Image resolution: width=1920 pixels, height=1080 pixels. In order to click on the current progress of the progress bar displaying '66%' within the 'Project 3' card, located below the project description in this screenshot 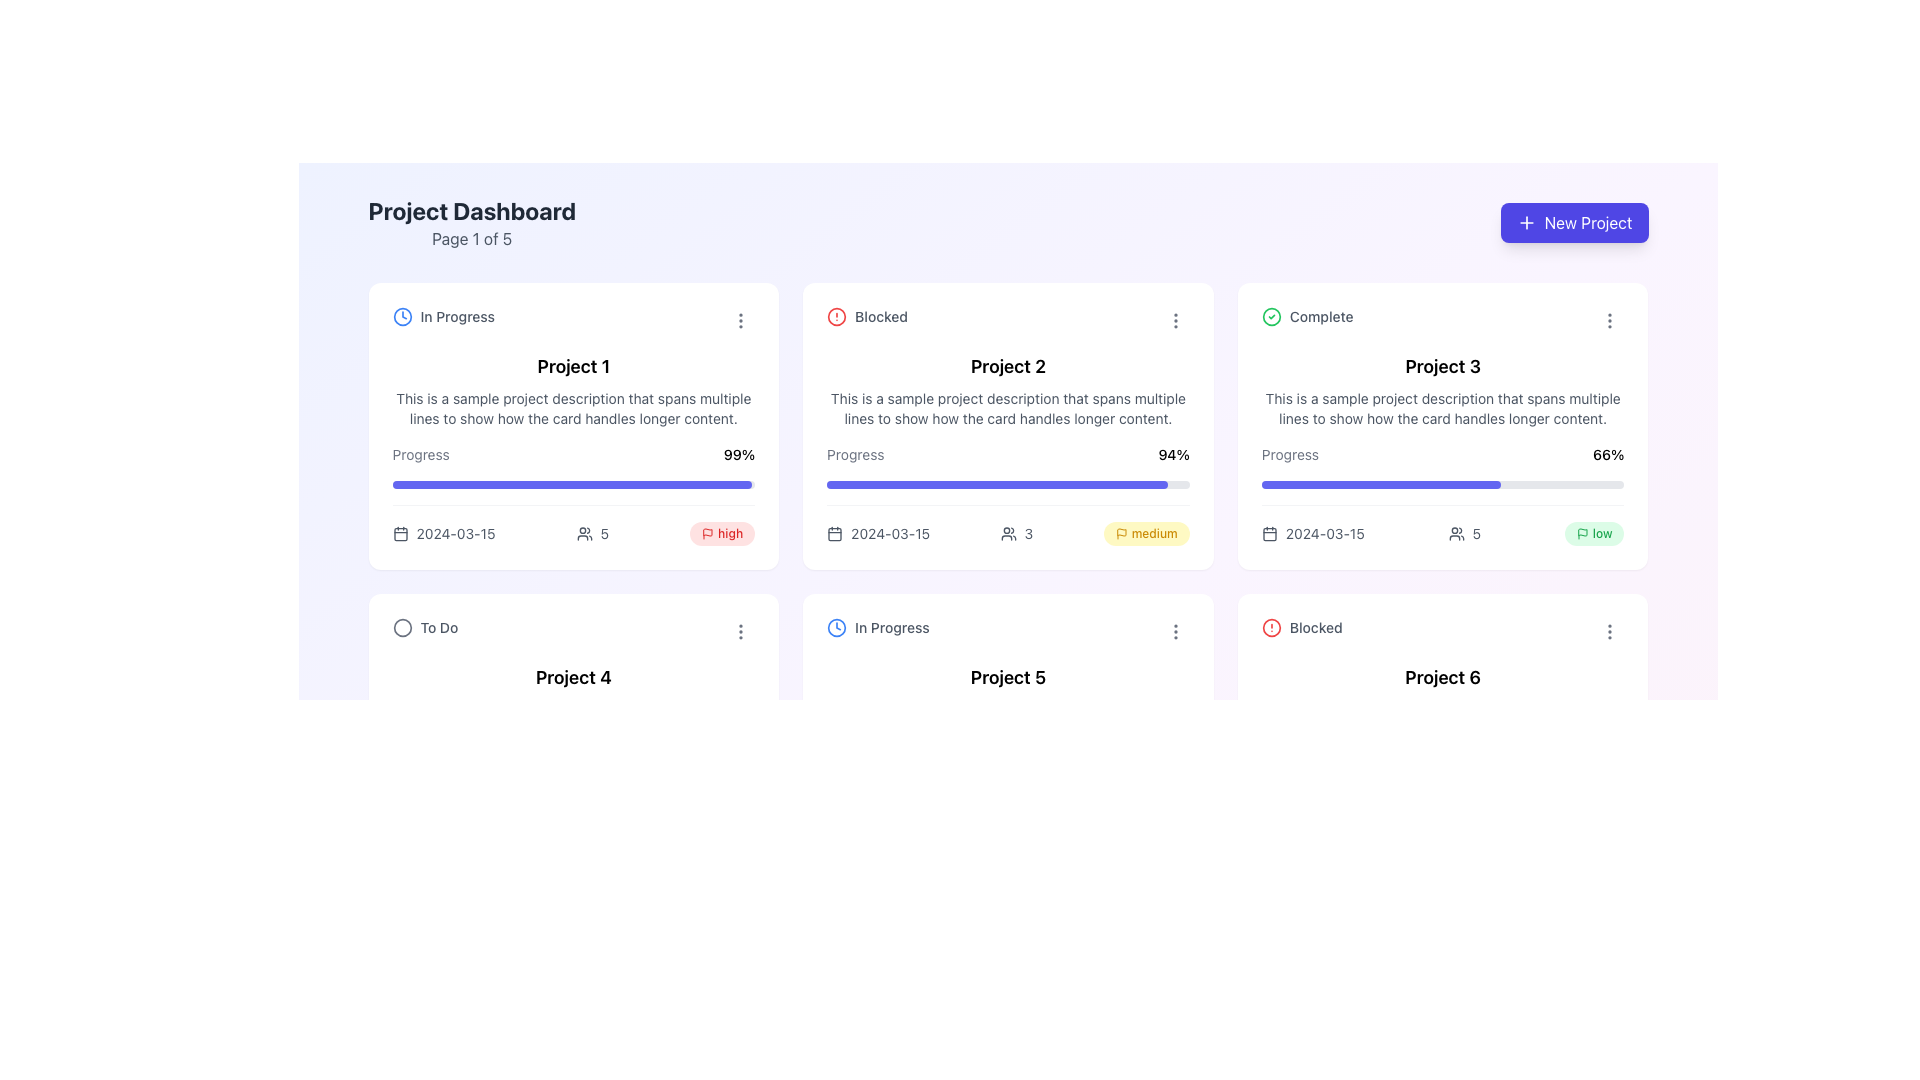, I will do `click(1443, 495)`.